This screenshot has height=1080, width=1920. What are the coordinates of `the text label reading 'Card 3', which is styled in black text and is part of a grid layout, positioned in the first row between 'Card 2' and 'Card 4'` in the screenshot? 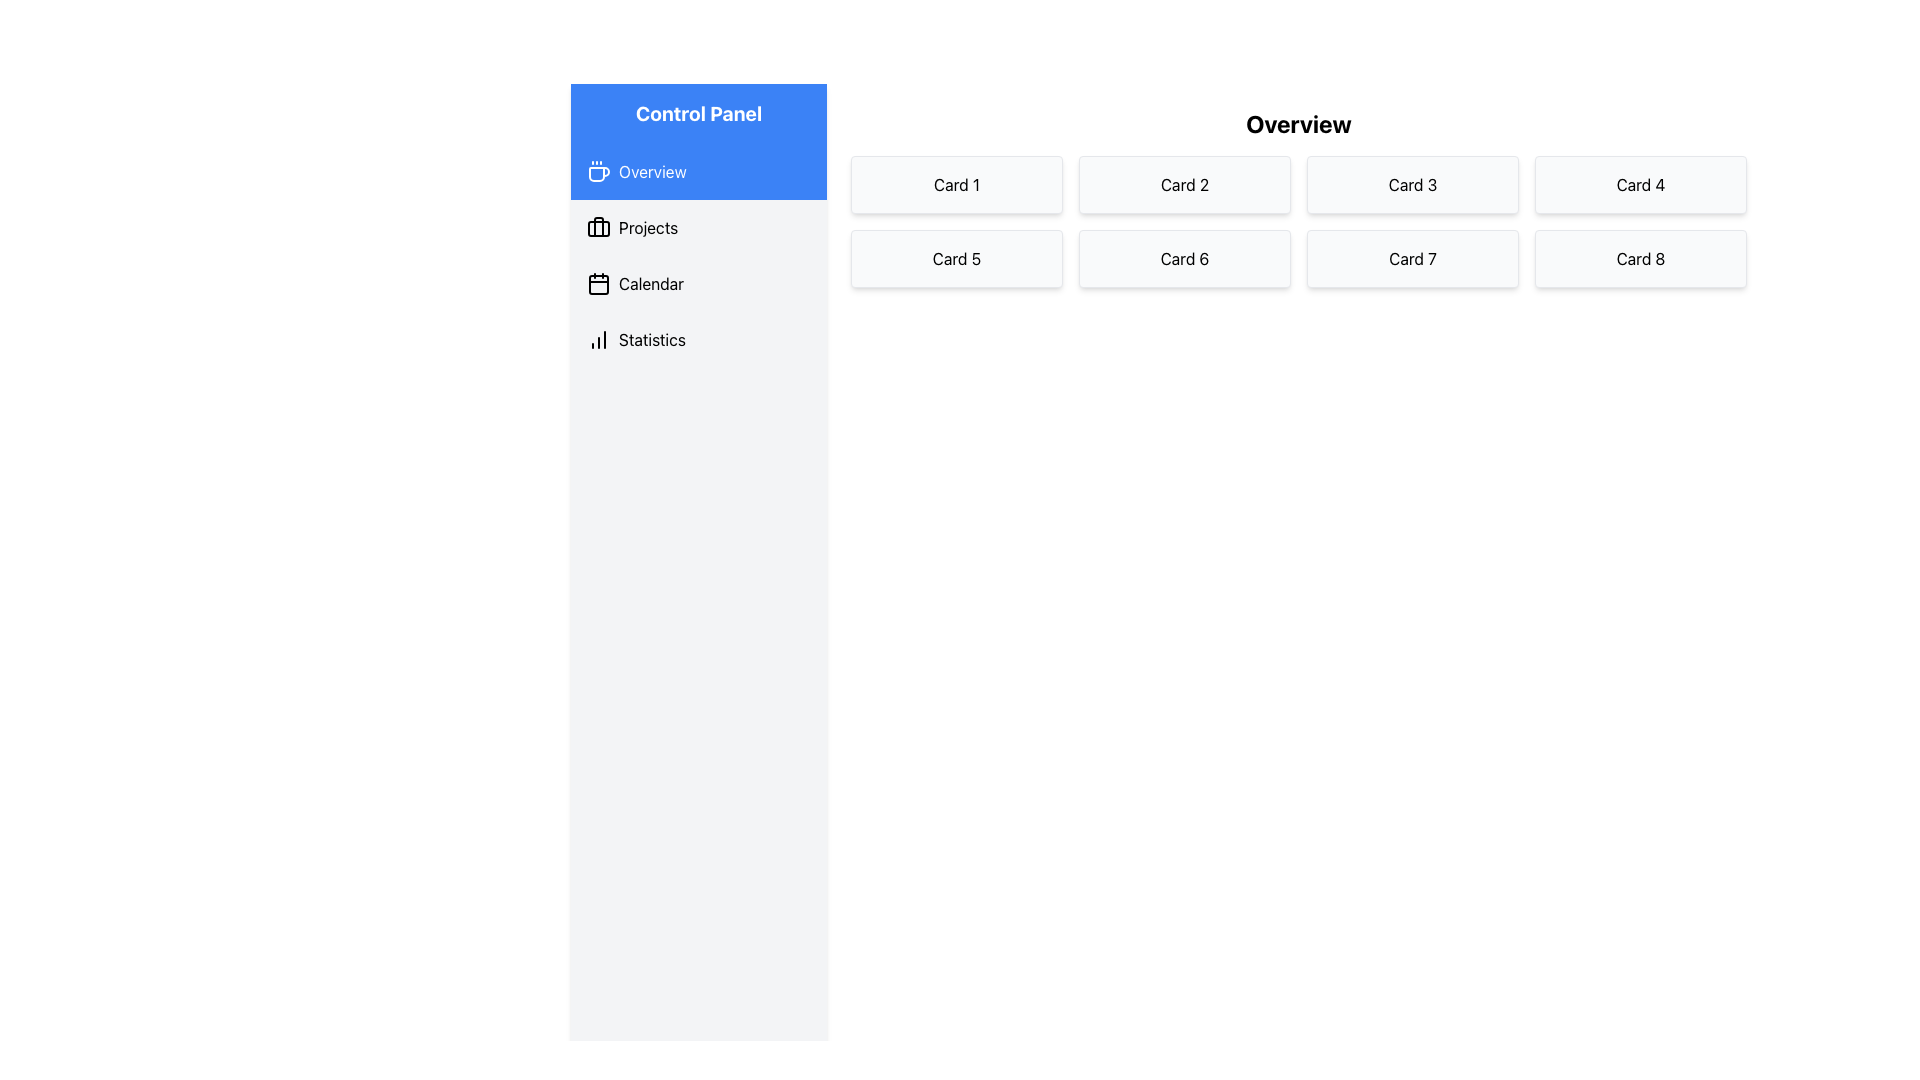 It's located at (1411, 185).